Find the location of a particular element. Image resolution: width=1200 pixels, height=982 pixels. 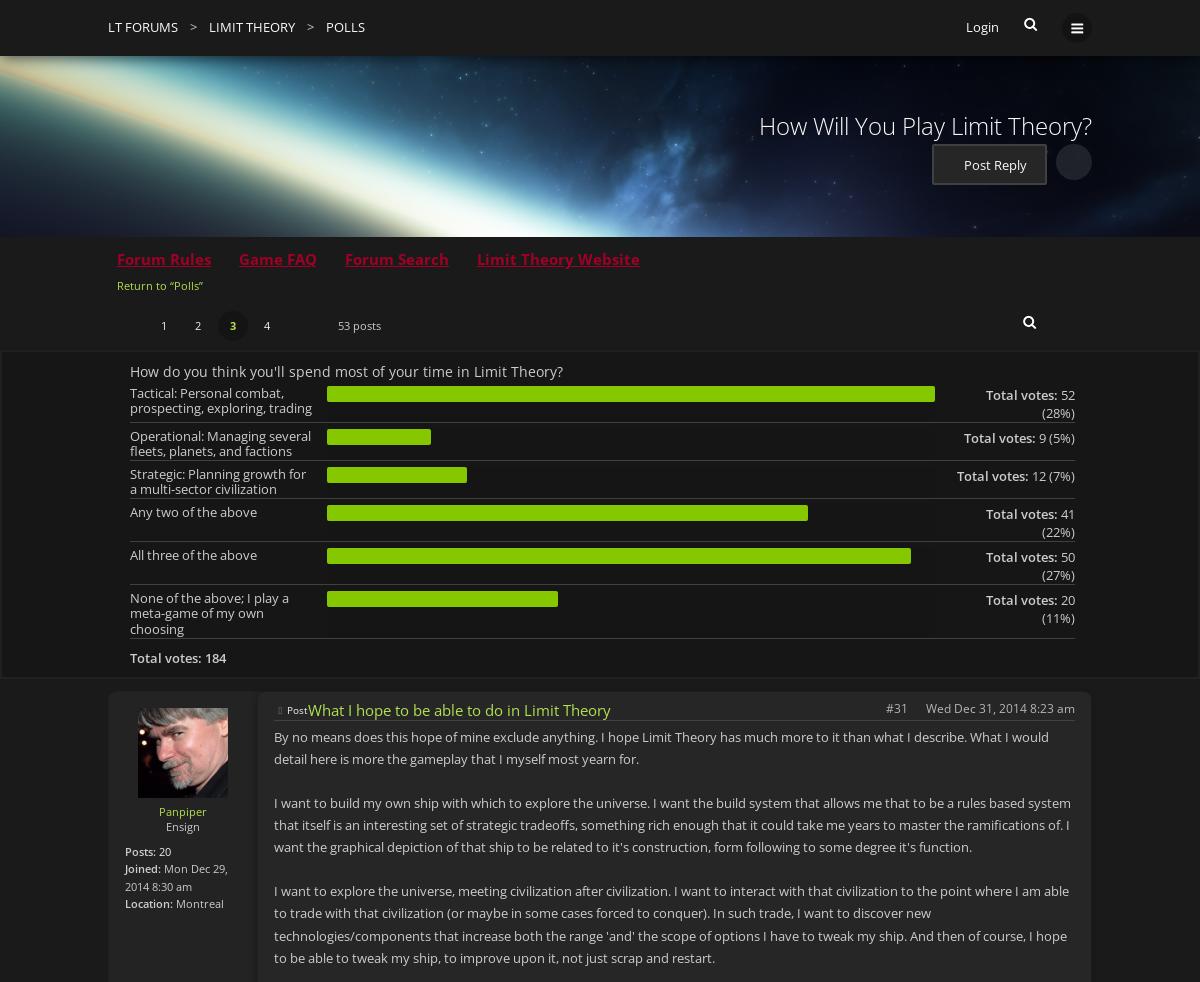

'Polls' is located at coordinates (345, 26).